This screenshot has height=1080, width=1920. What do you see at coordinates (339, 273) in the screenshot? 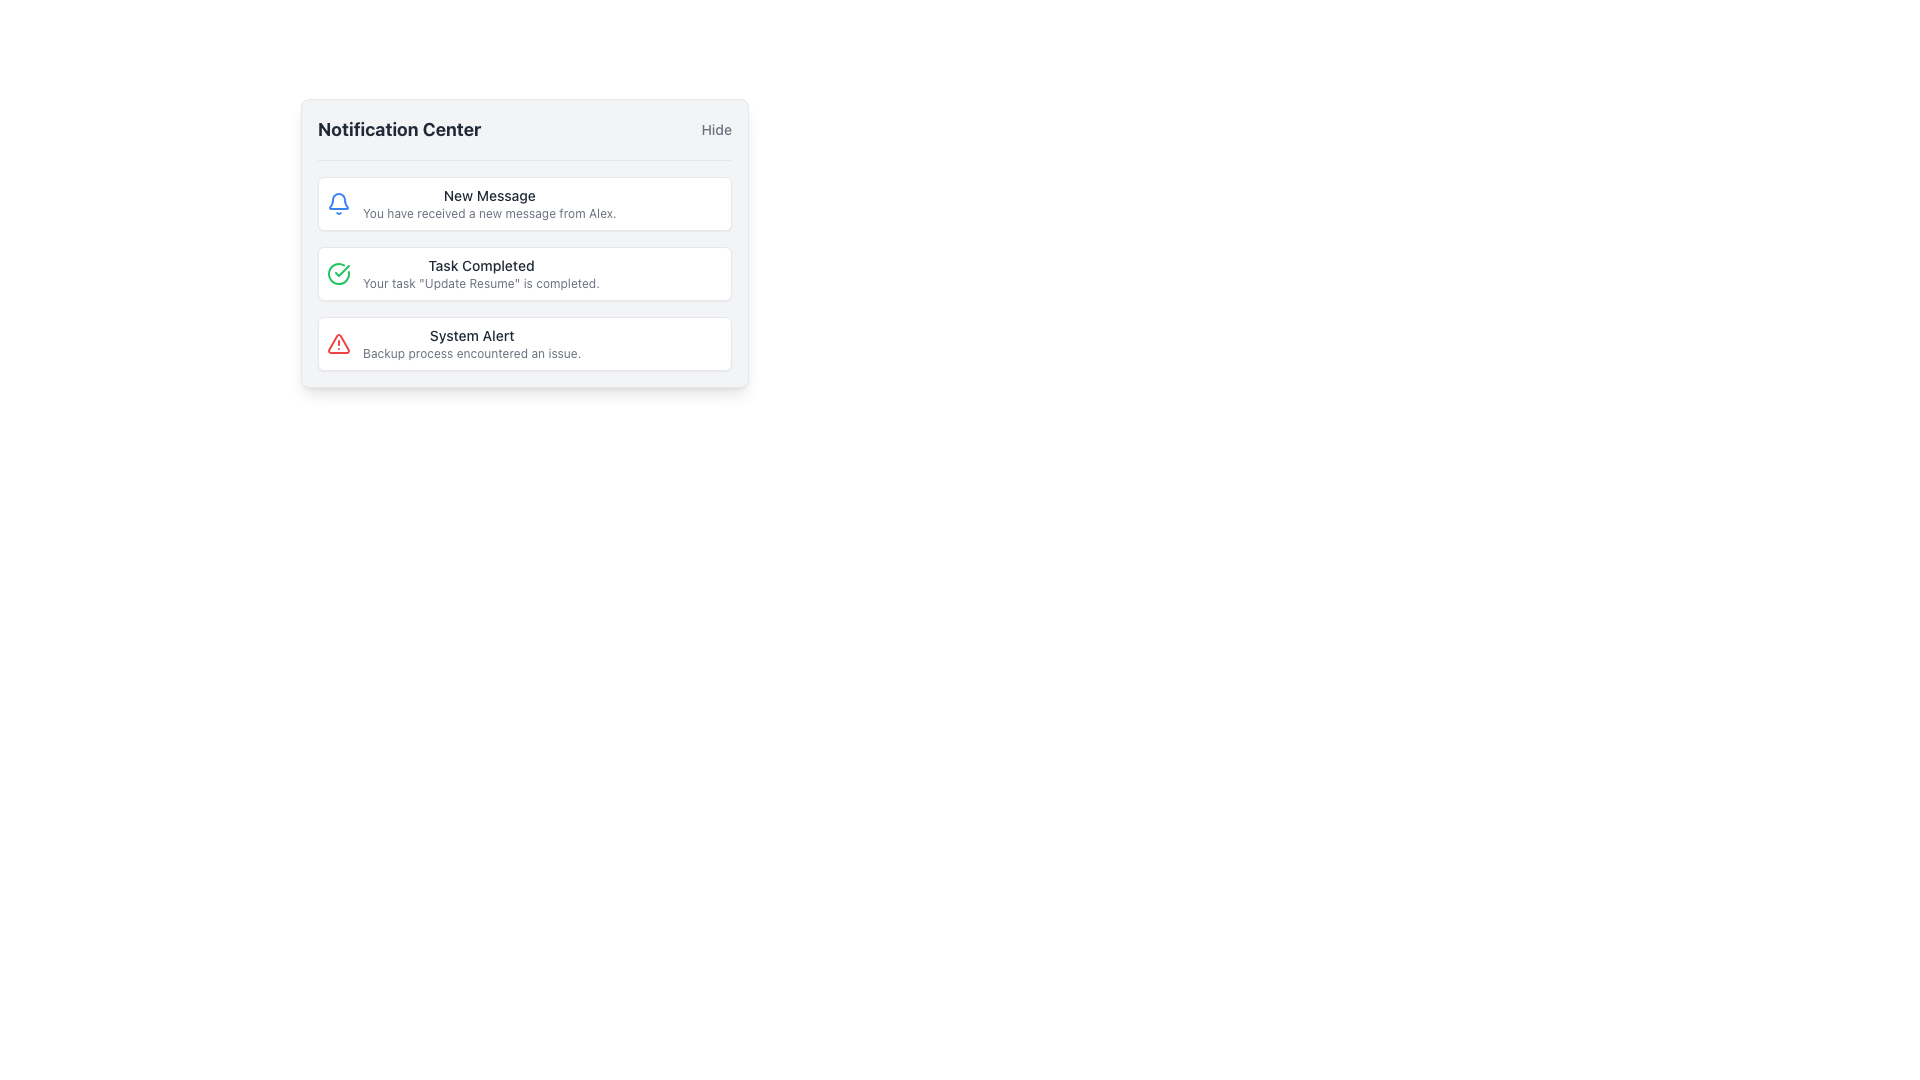
I see `the completion status icon next to the 'Task Completed' text in the second notification of the Notification Center` at bounding box center [339, 273].